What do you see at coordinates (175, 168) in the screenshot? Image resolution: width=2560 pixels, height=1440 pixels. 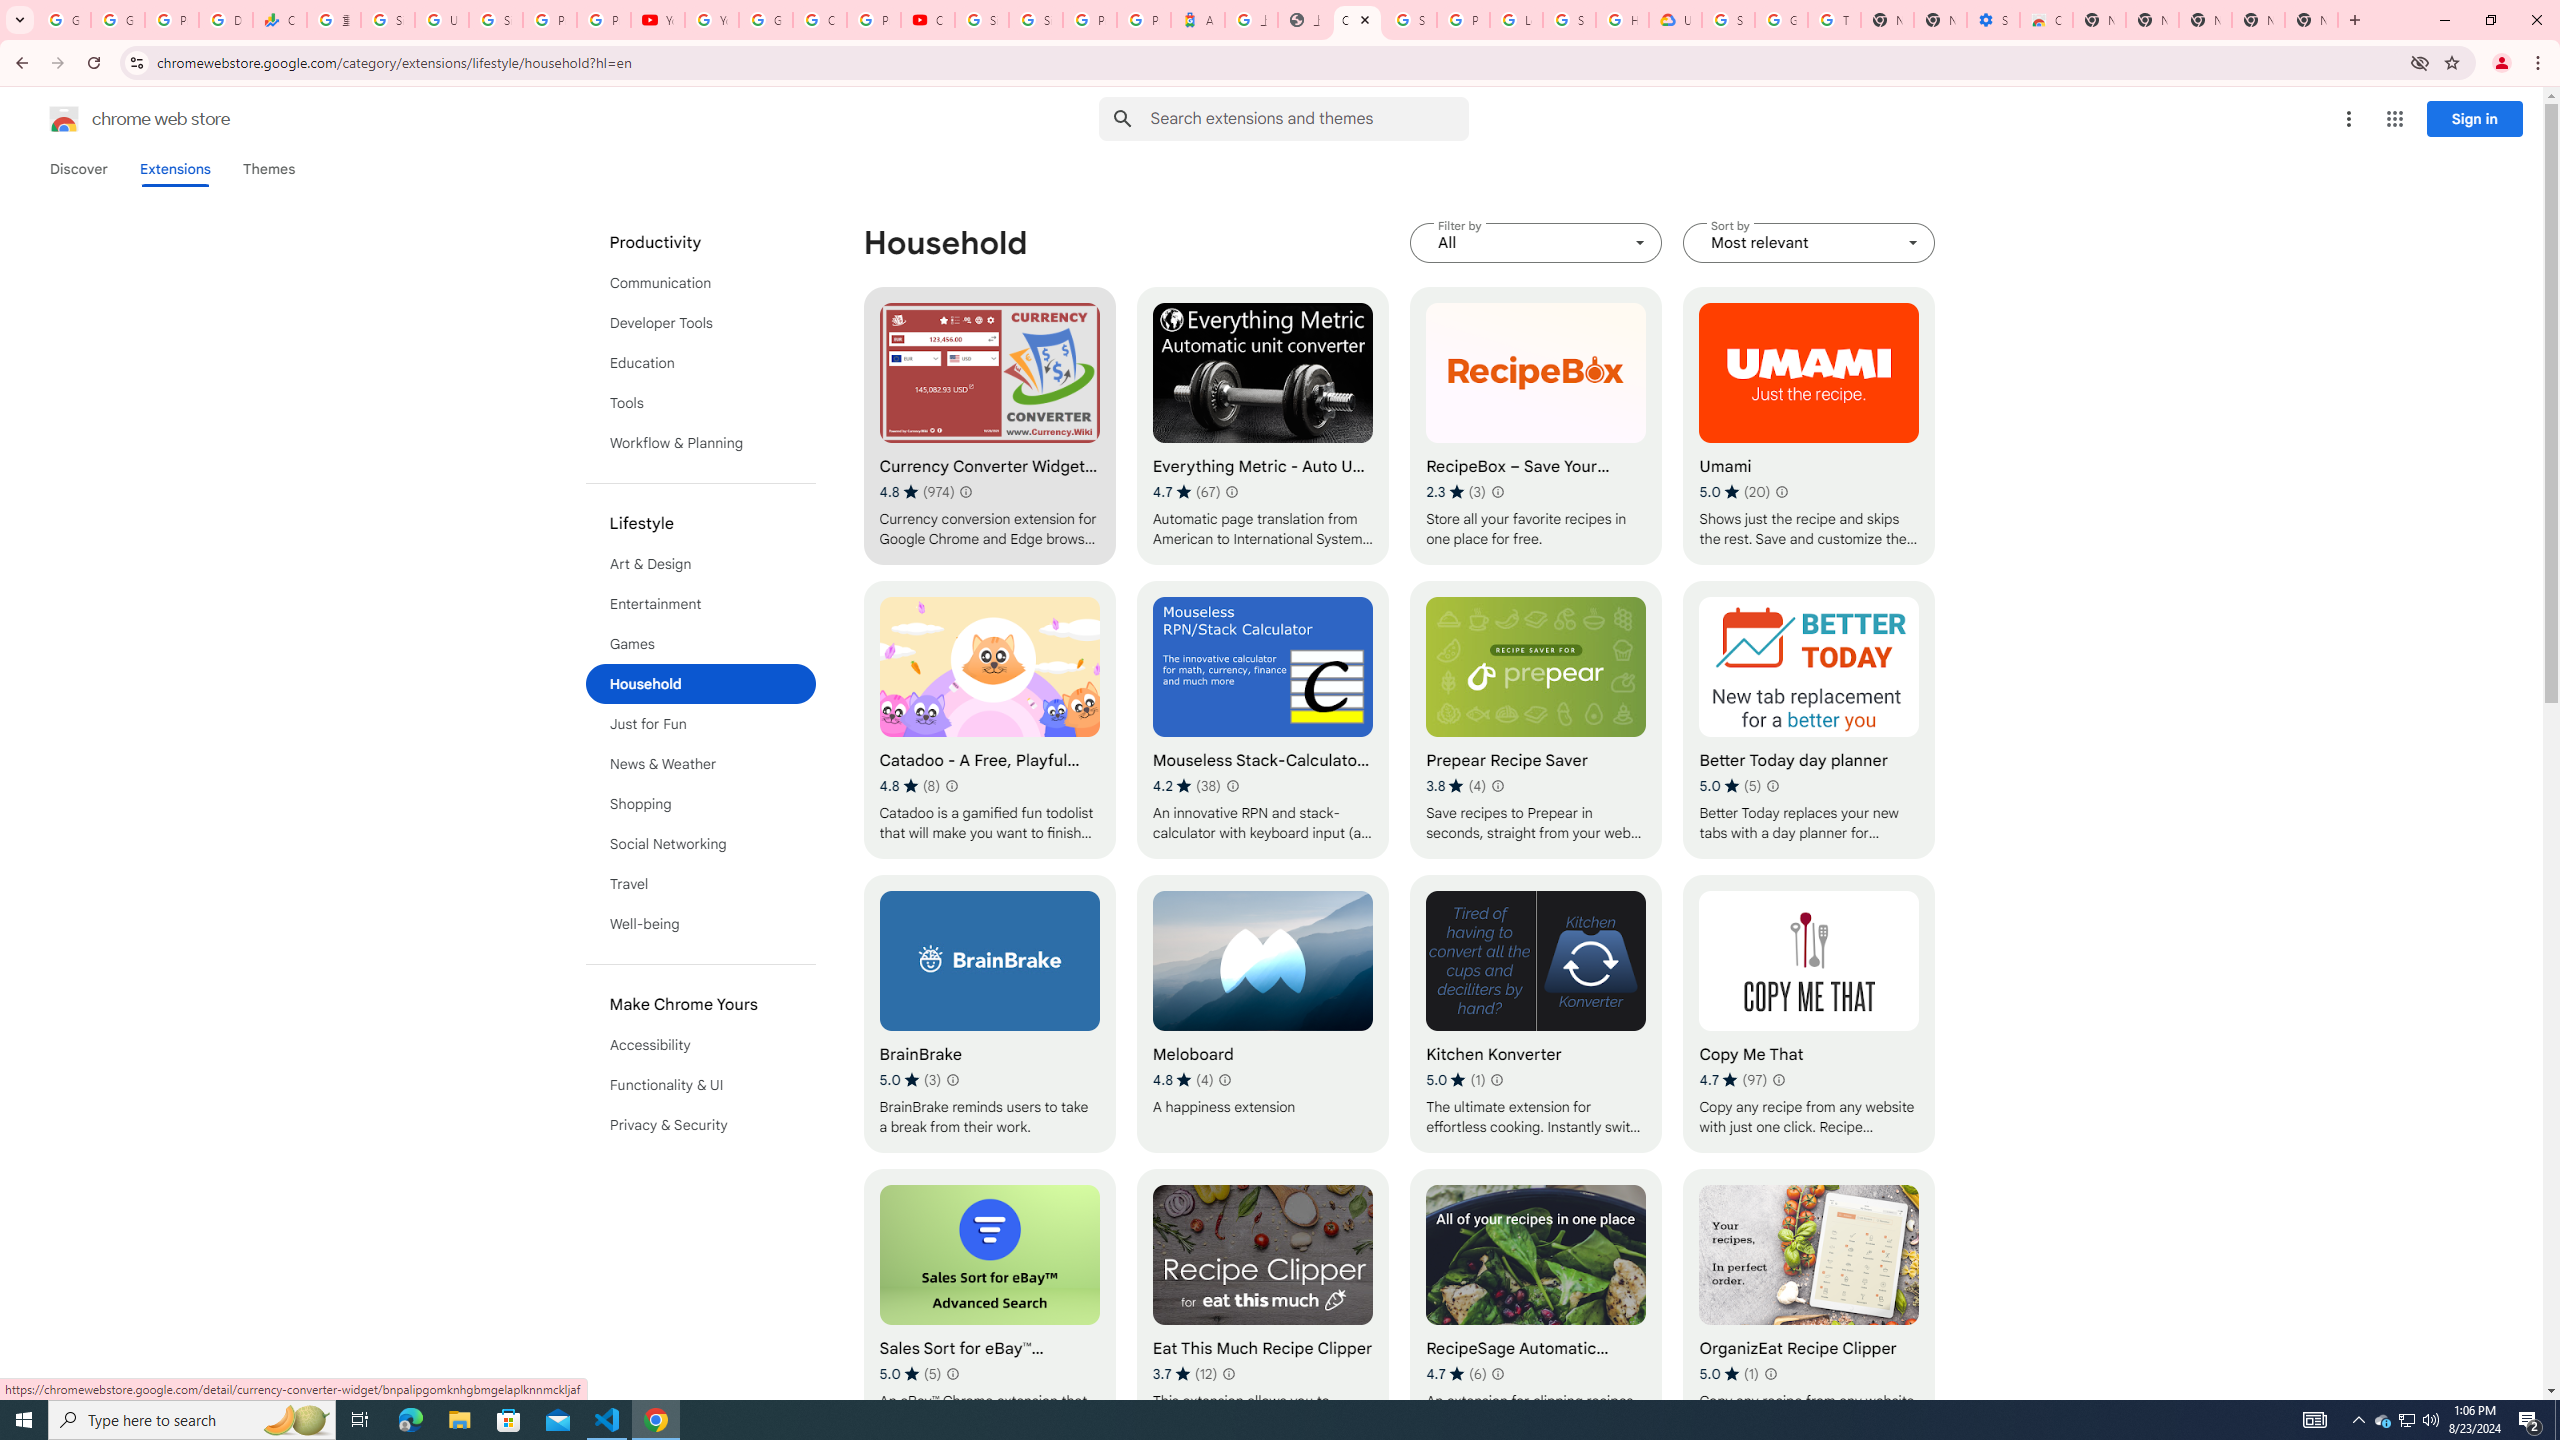 I see `'Extensions'` at bounding box center [175, 168].